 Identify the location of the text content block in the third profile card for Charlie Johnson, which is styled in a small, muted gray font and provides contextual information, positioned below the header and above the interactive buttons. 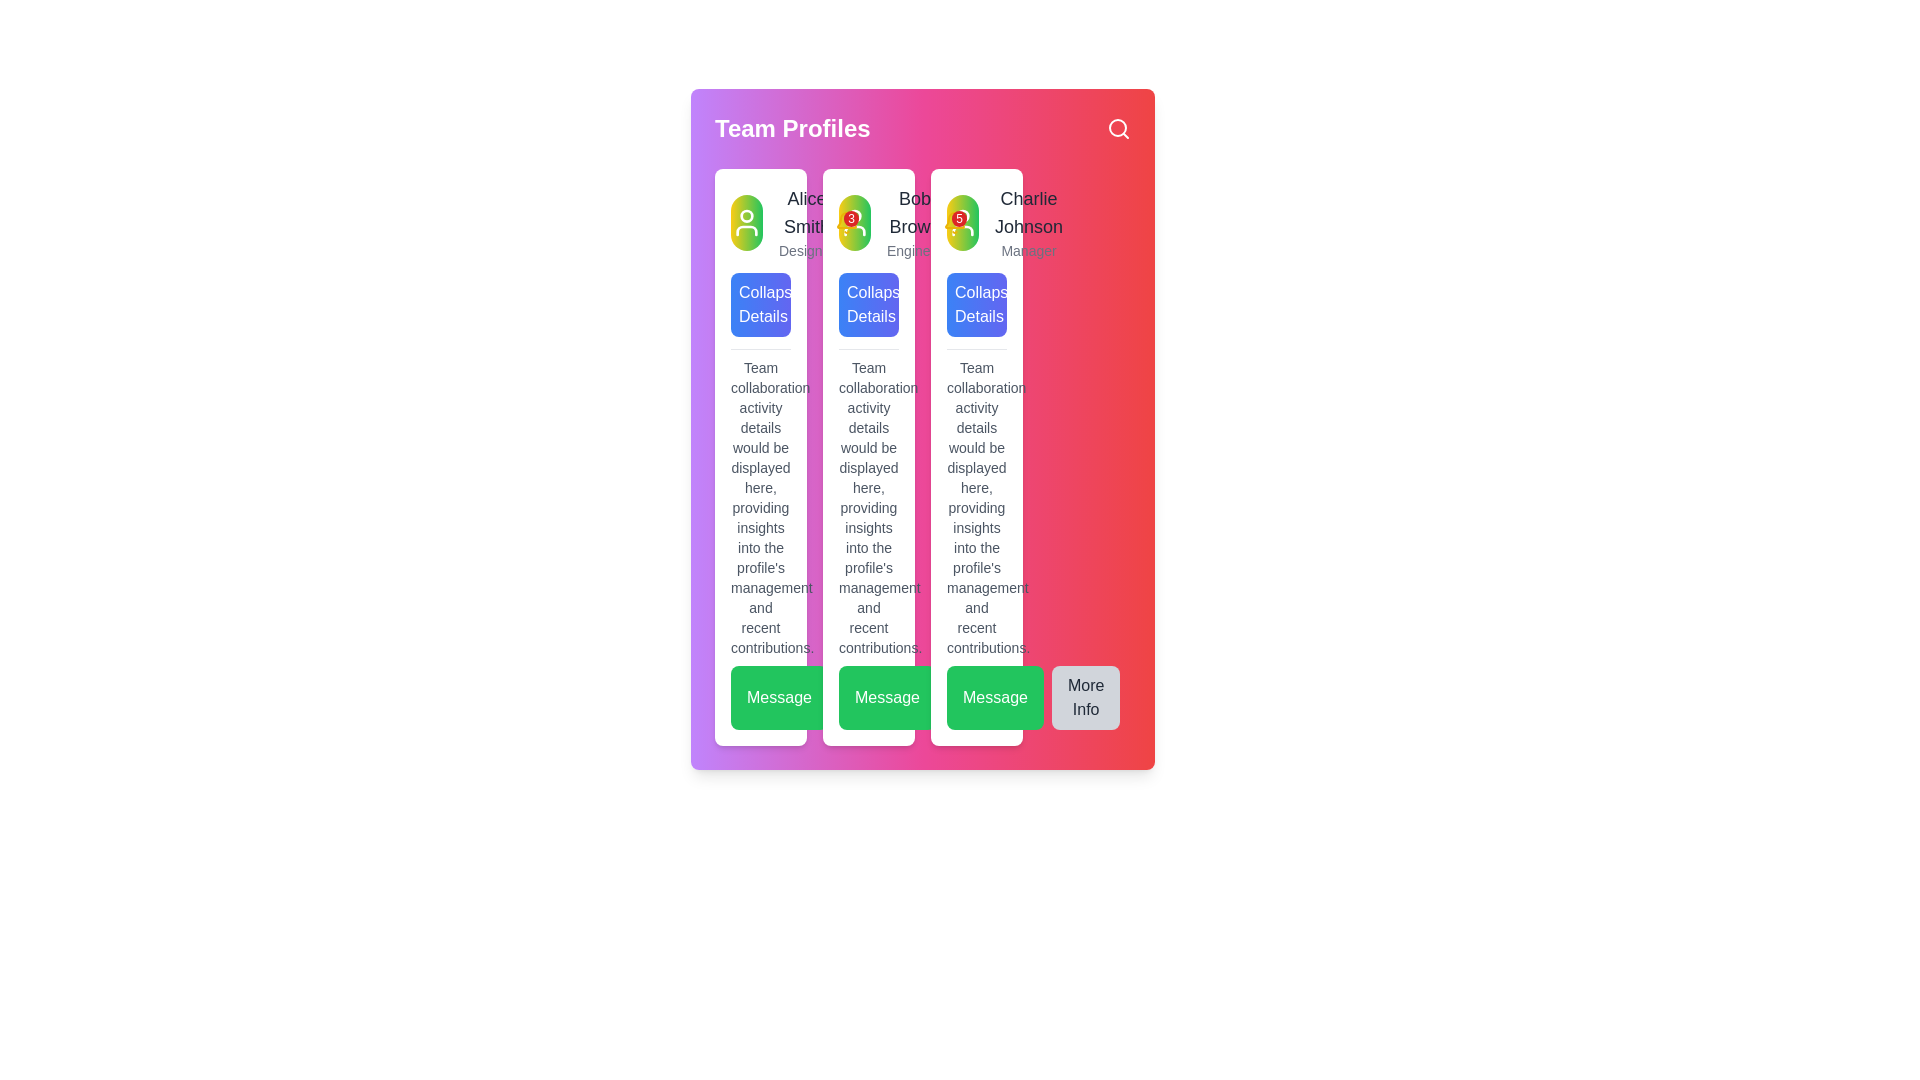
(977, 538).